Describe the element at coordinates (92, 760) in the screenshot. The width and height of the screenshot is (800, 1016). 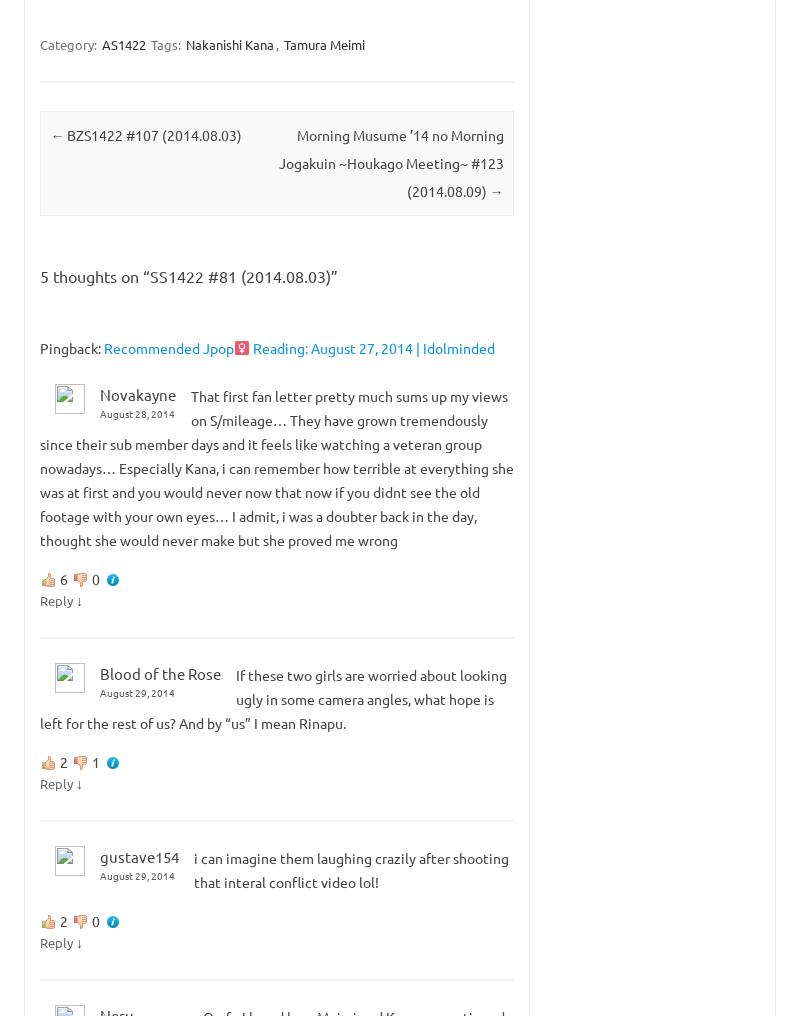
I see `'1'` at that location.